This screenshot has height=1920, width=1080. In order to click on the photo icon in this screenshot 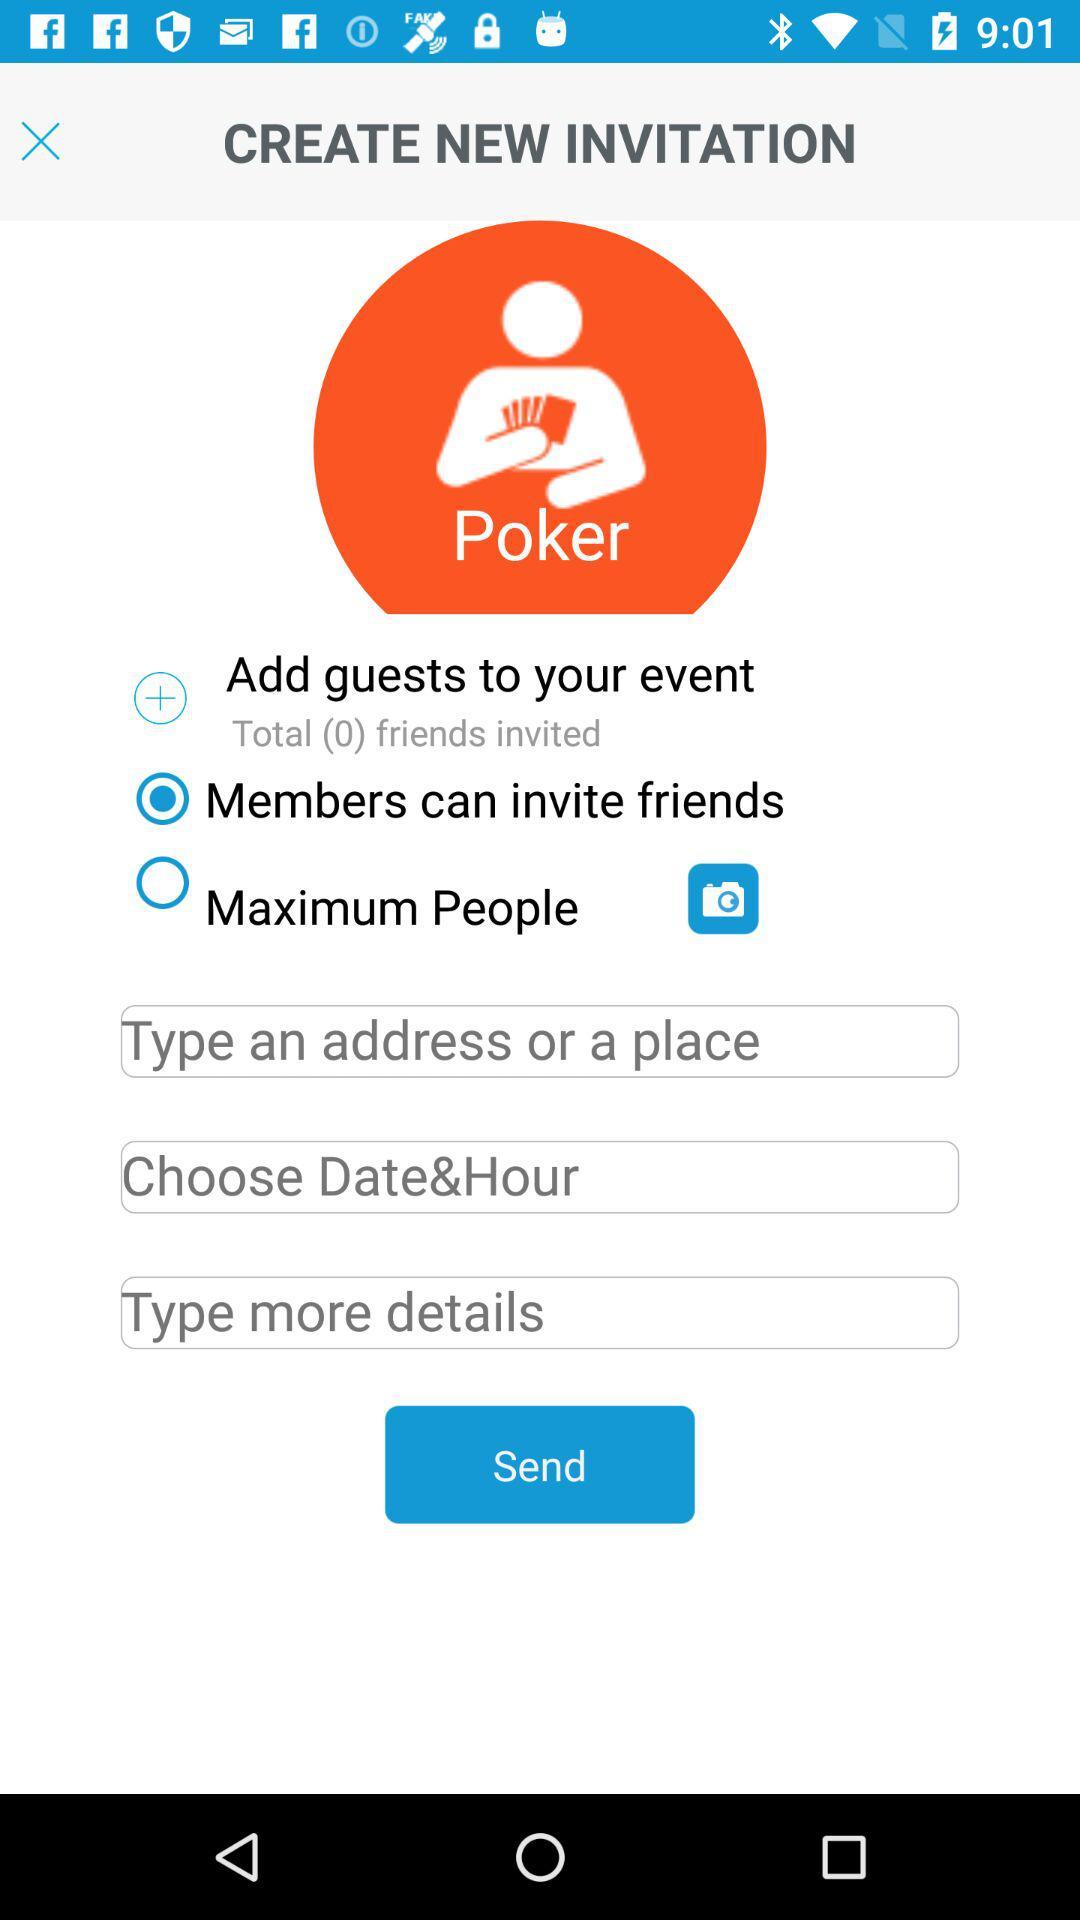, I will do `click(723, 897)`.